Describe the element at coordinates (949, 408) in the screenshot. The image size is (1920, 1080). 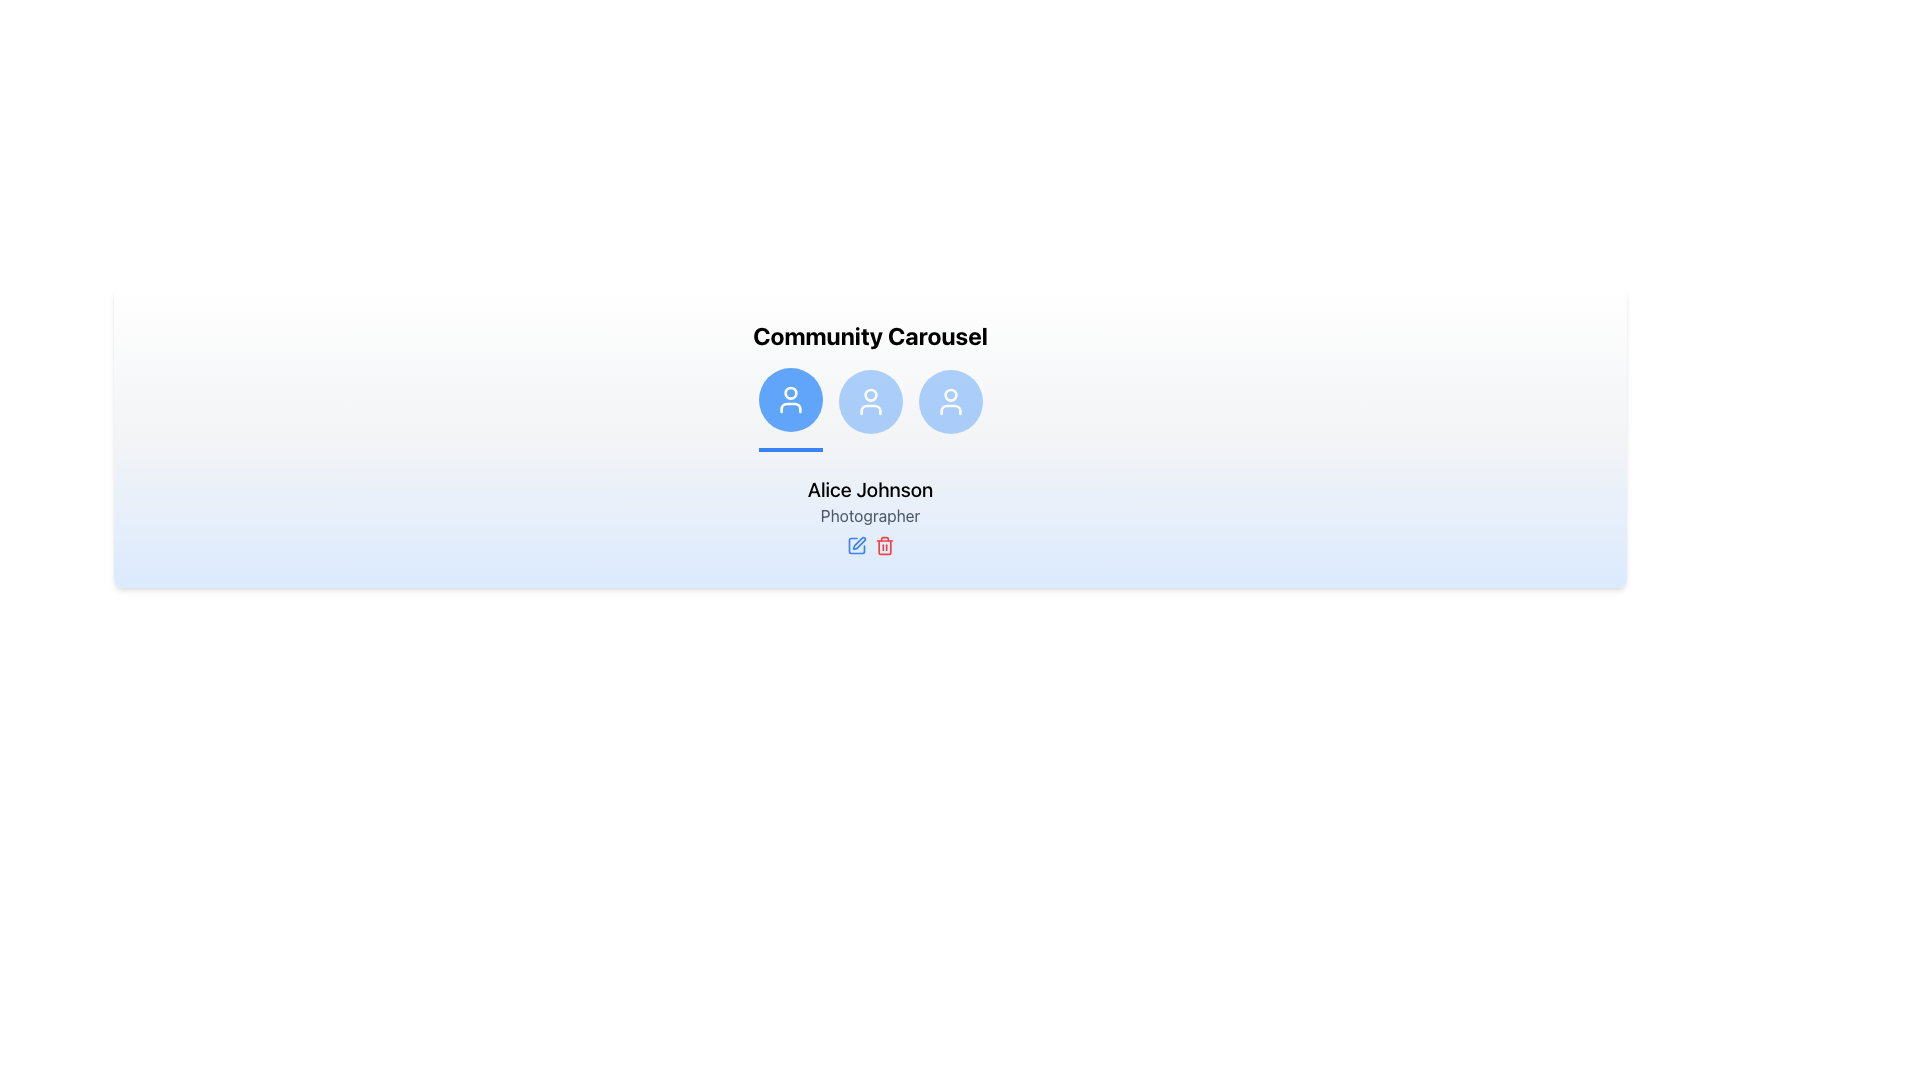
I see `the enclosing button of the third circular button representing a user icon in the Community Carousel by clicking on its center` at that location.